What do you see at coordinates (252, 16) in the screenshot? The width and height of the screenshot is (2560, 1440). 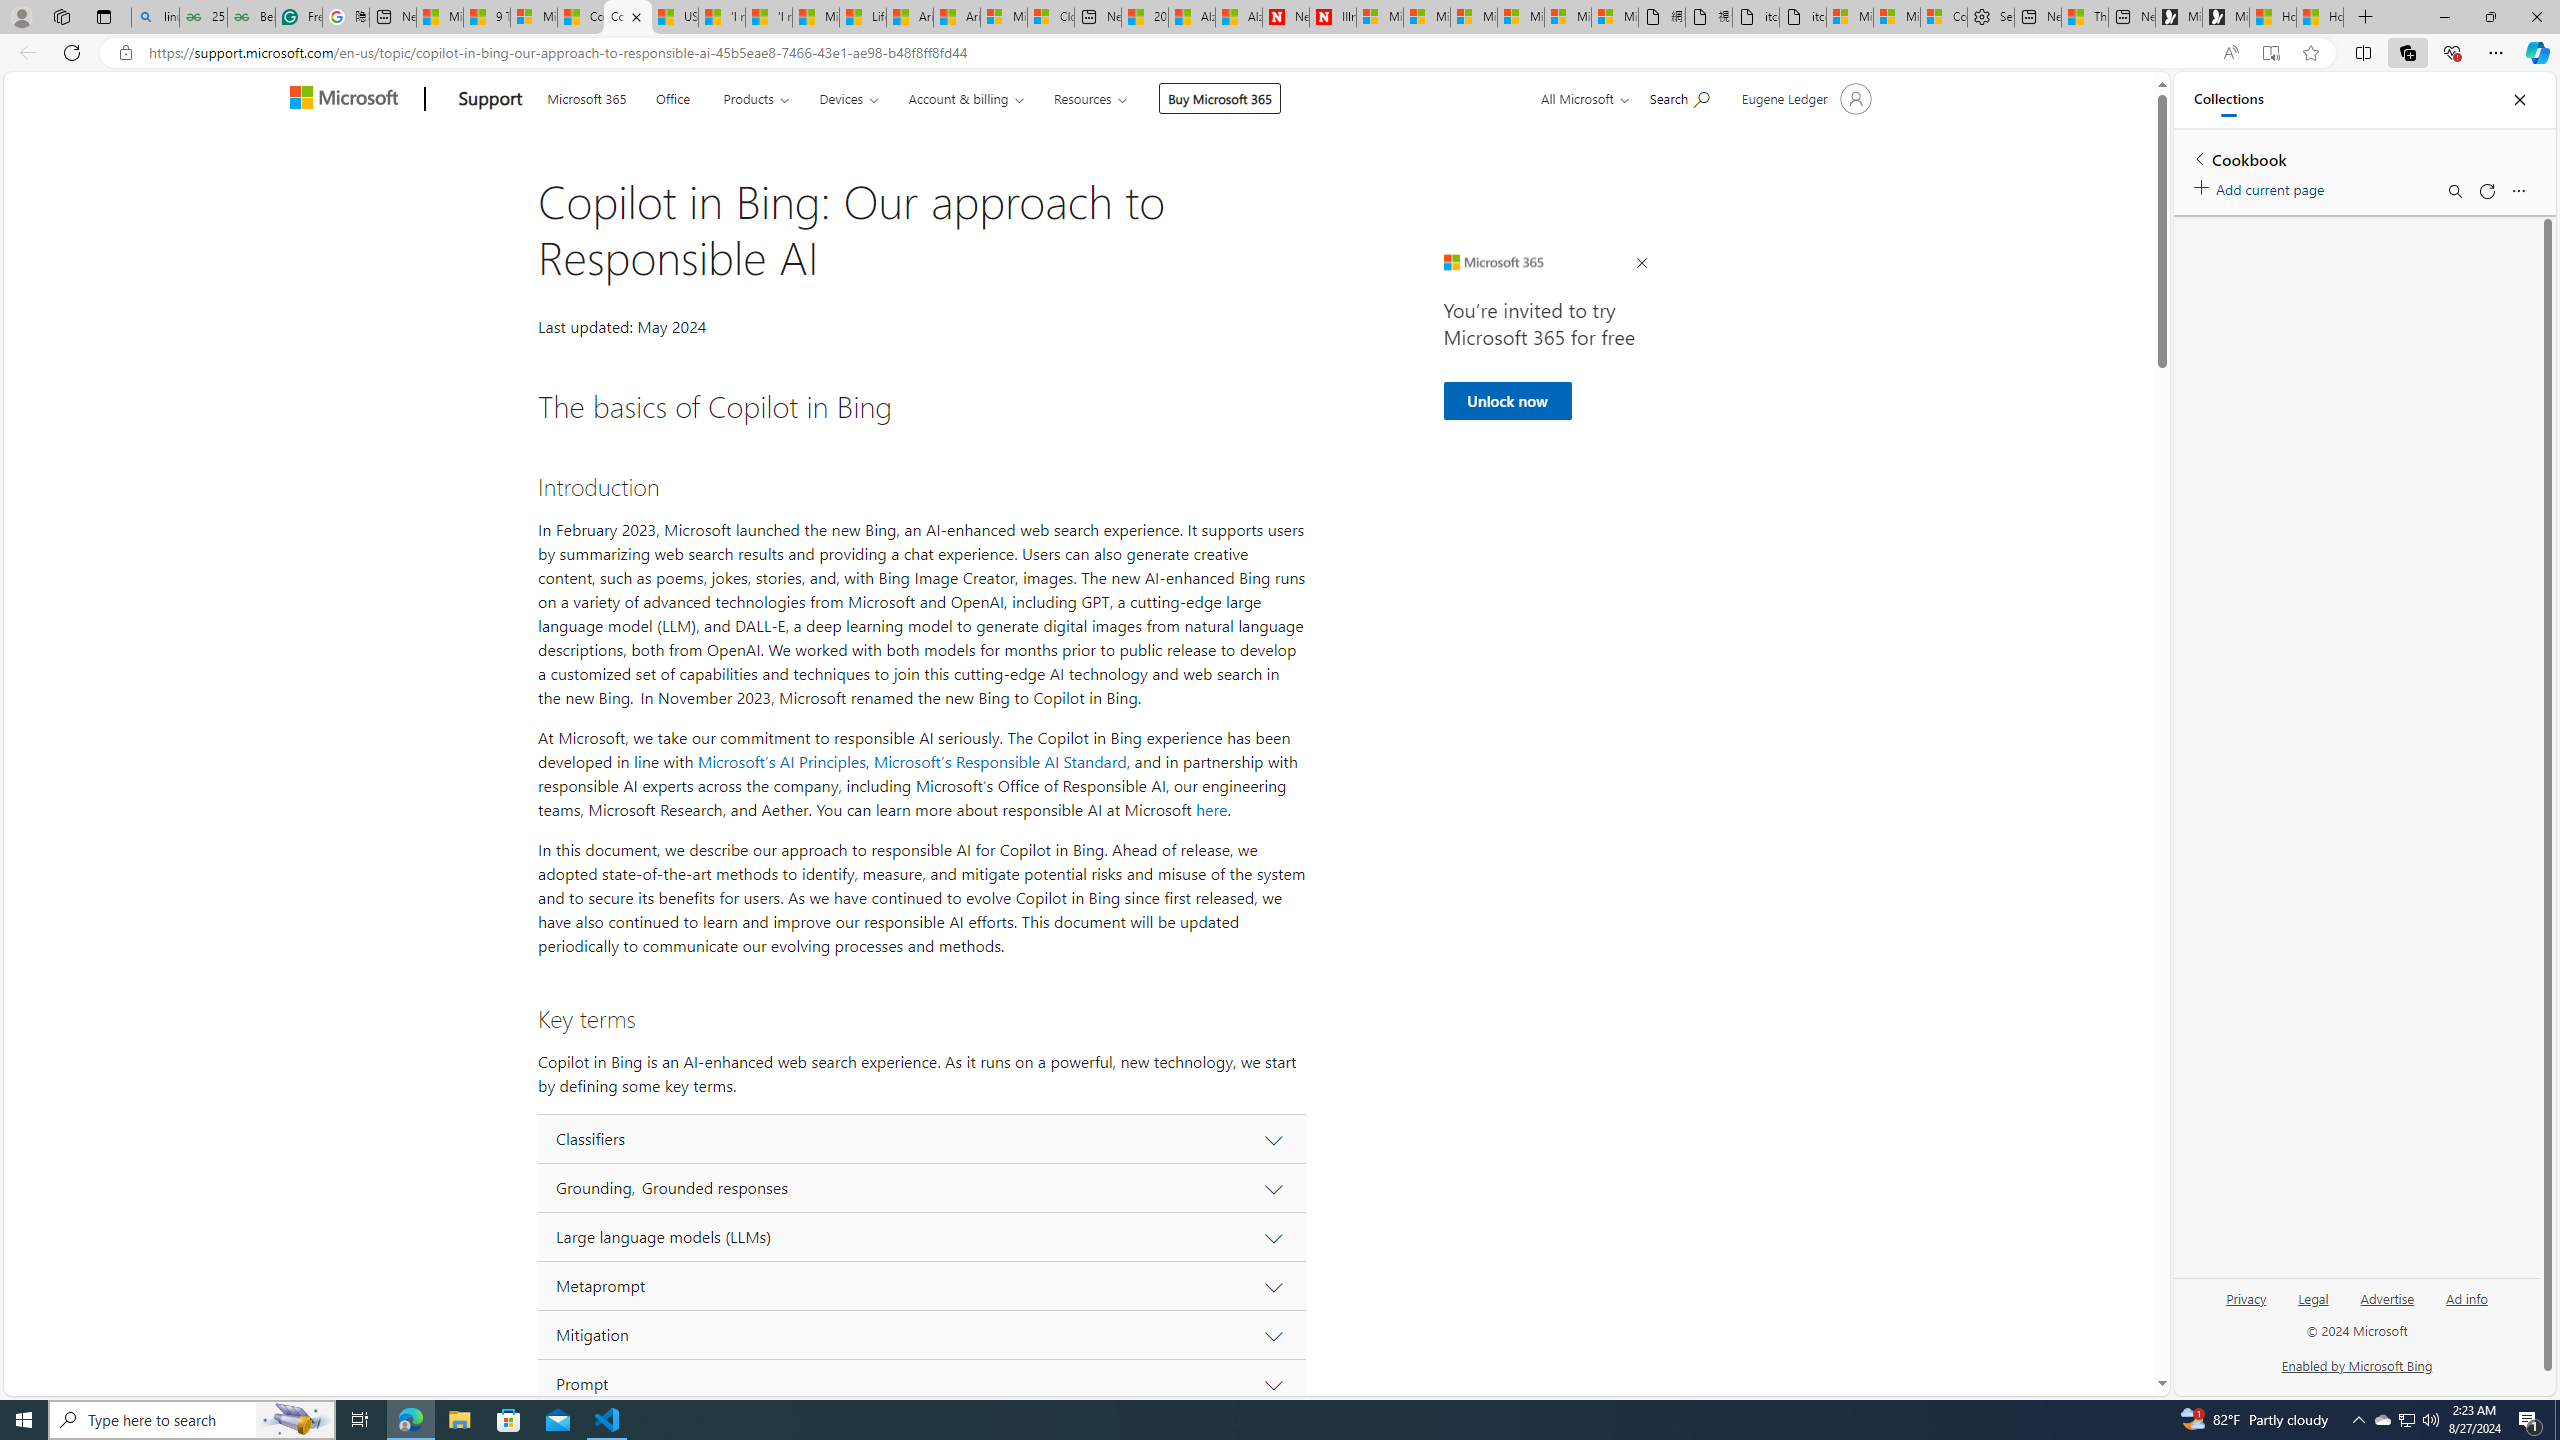 I see `'Best SSL Certificates Provider in India - GeeksforGeeks'` at bounding box center [252, 16].